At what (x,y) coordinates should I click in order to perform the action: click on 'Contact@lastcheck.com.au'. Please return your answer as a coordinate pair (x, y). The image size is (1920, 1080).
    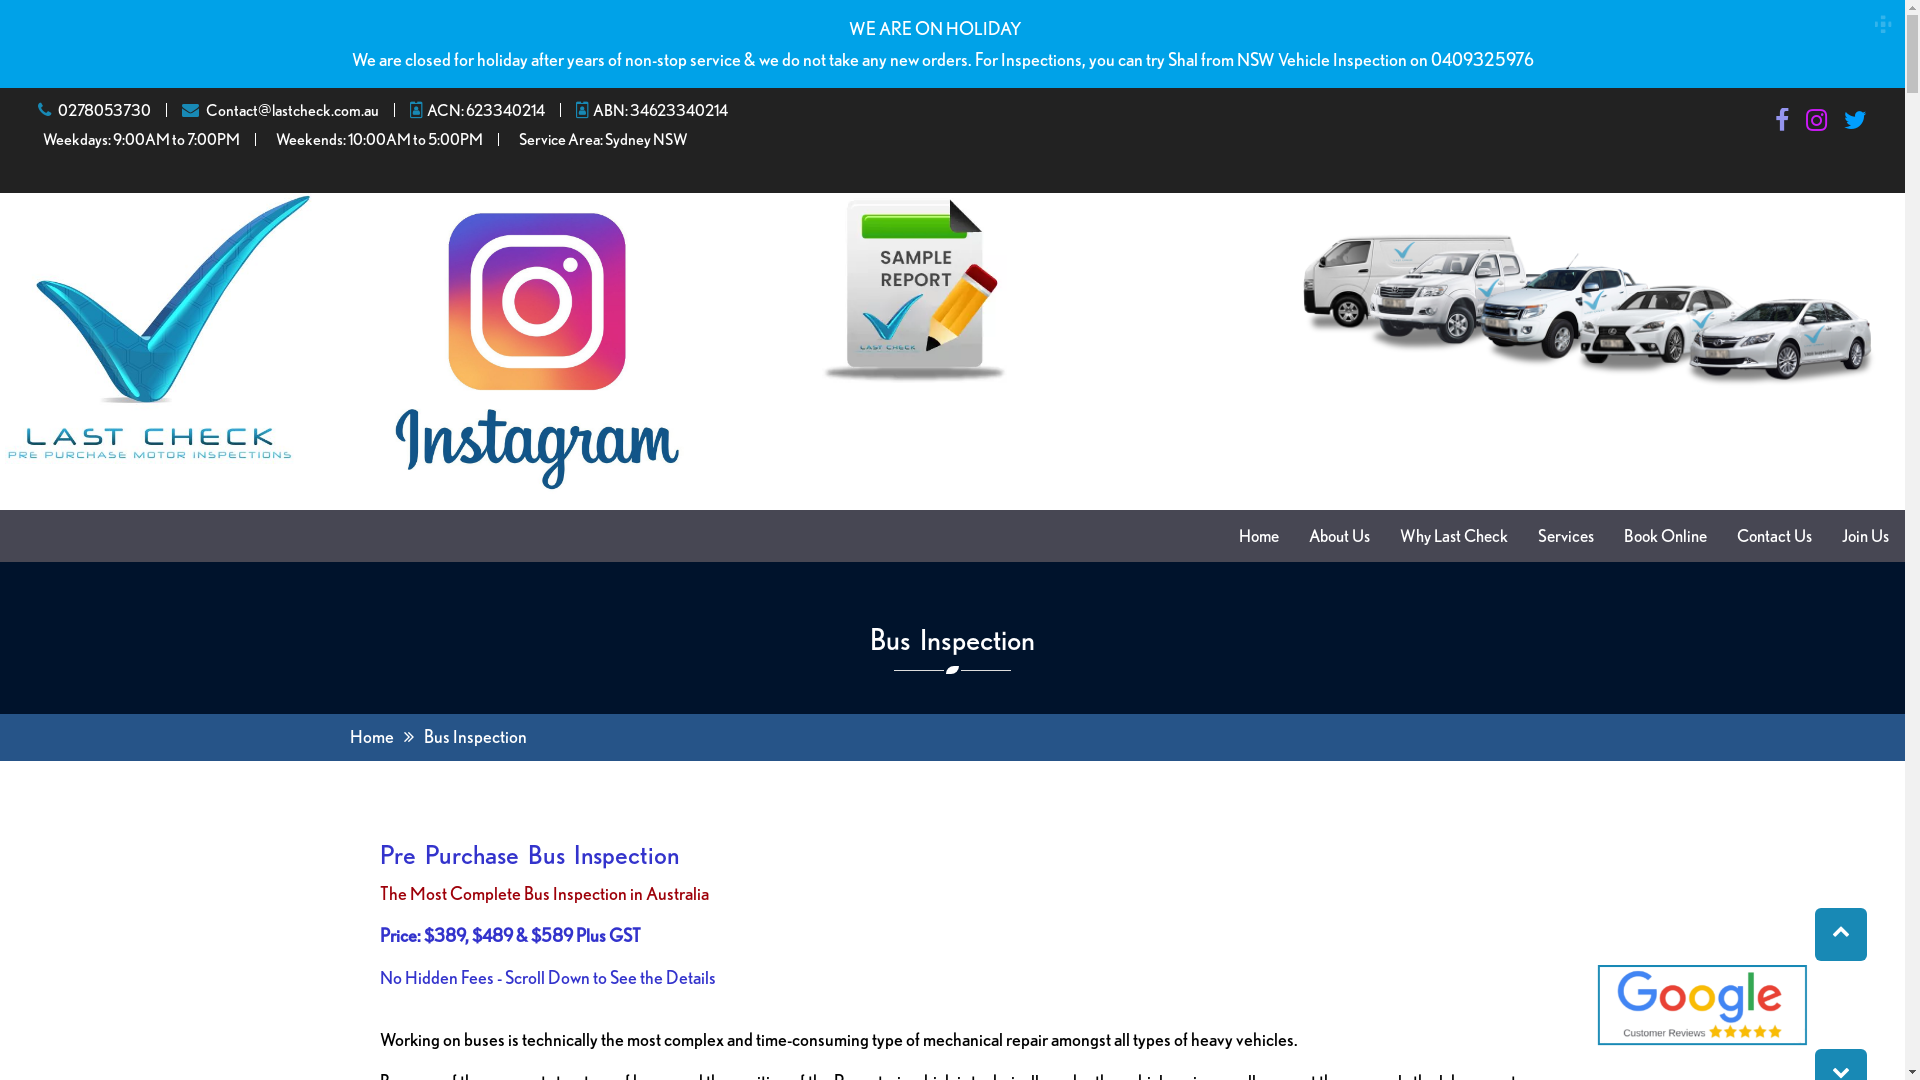
    Looking at the image, I should click on (206, 110).